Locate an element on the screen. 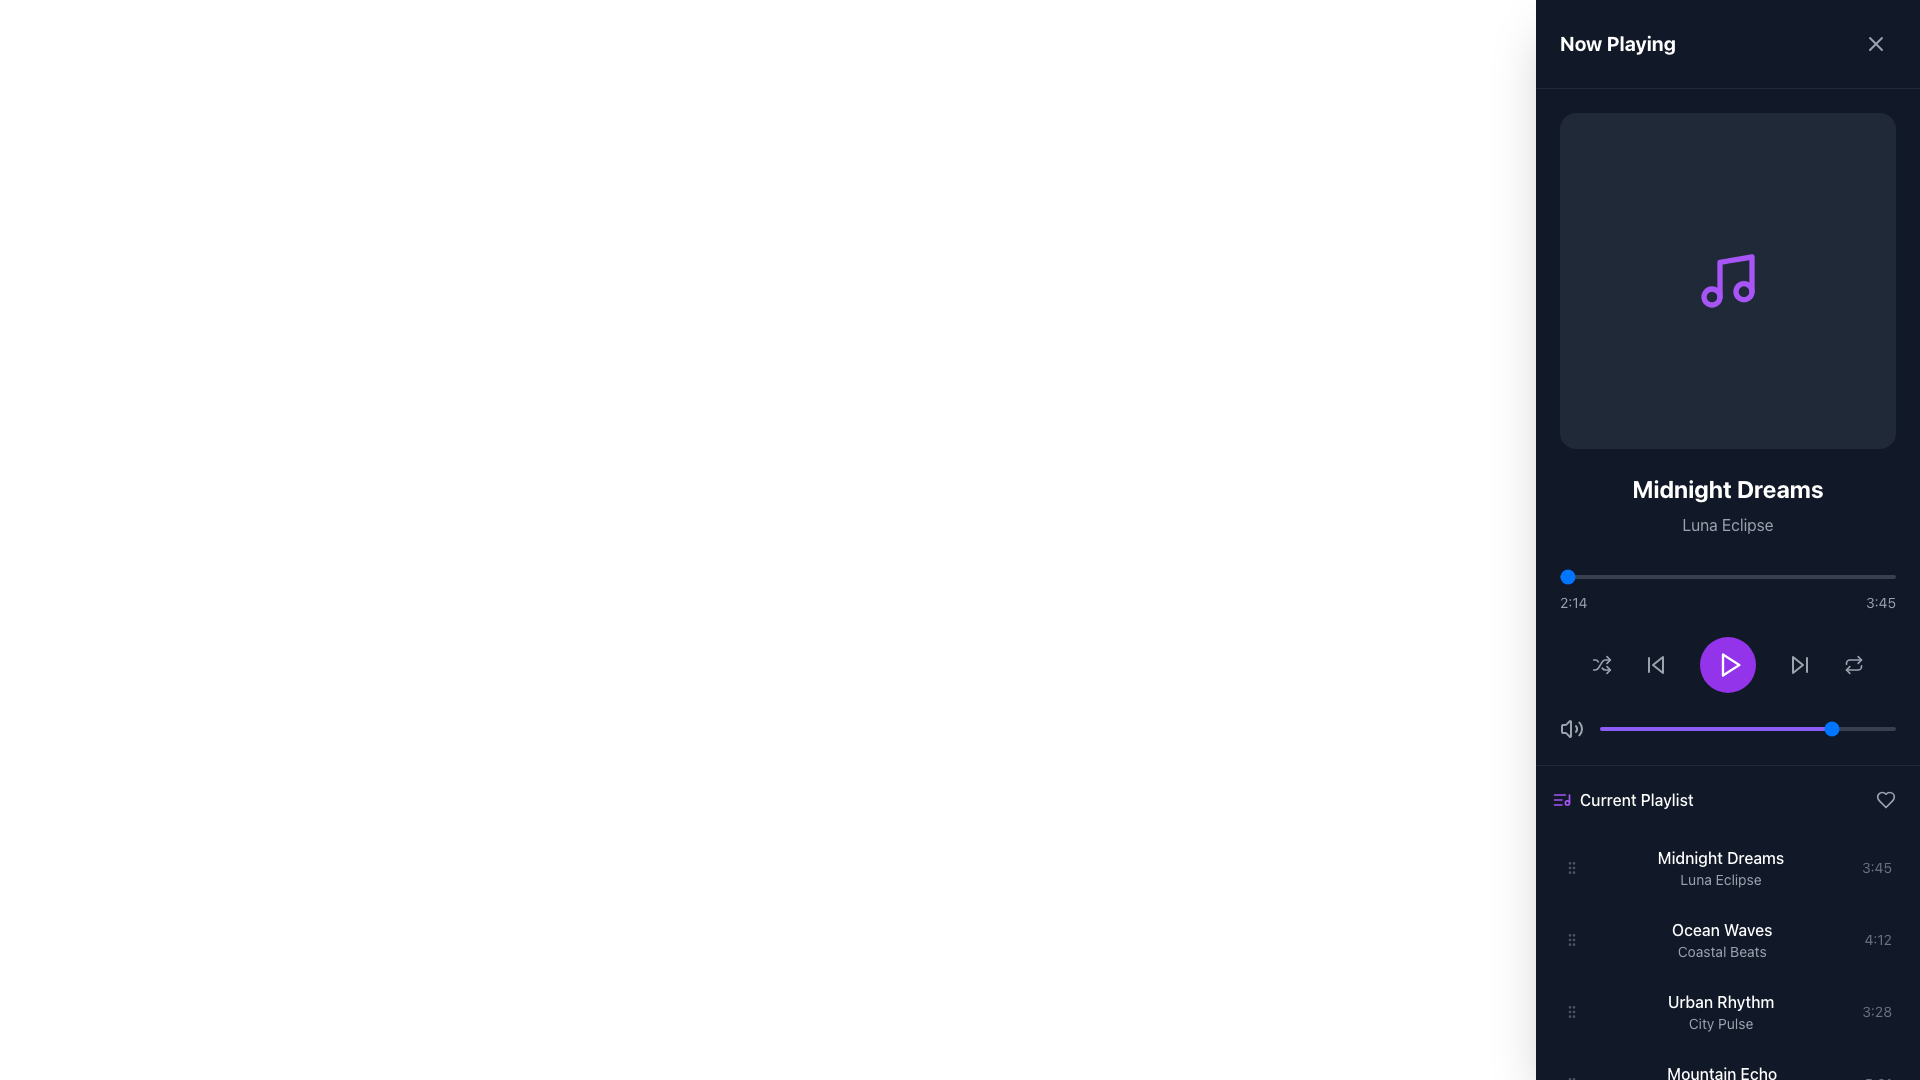 The image size is (1920, 1080). the playback progress is located at coordinates (1603, 577).